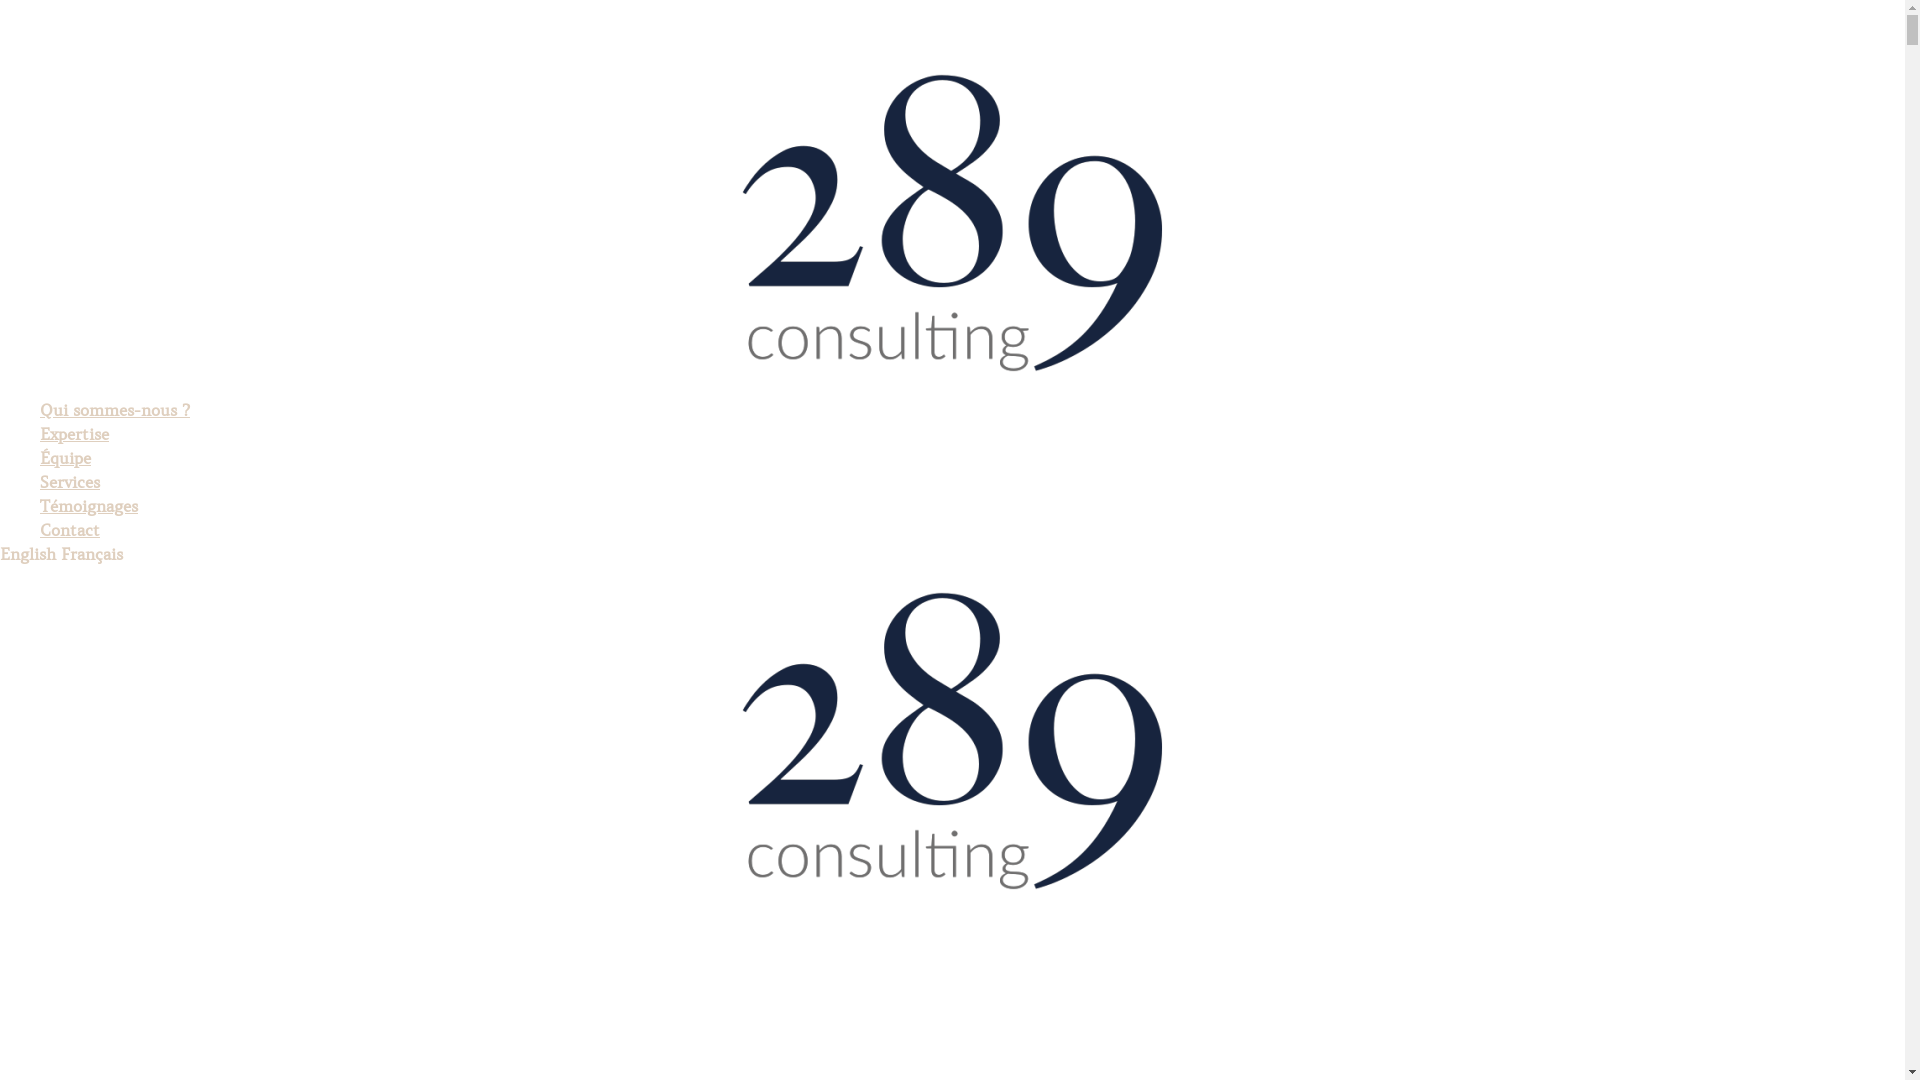  What do you see at coordinates (70, 528) in the screenshot?
I see `'Contact'` at bounding box center [70, 528].